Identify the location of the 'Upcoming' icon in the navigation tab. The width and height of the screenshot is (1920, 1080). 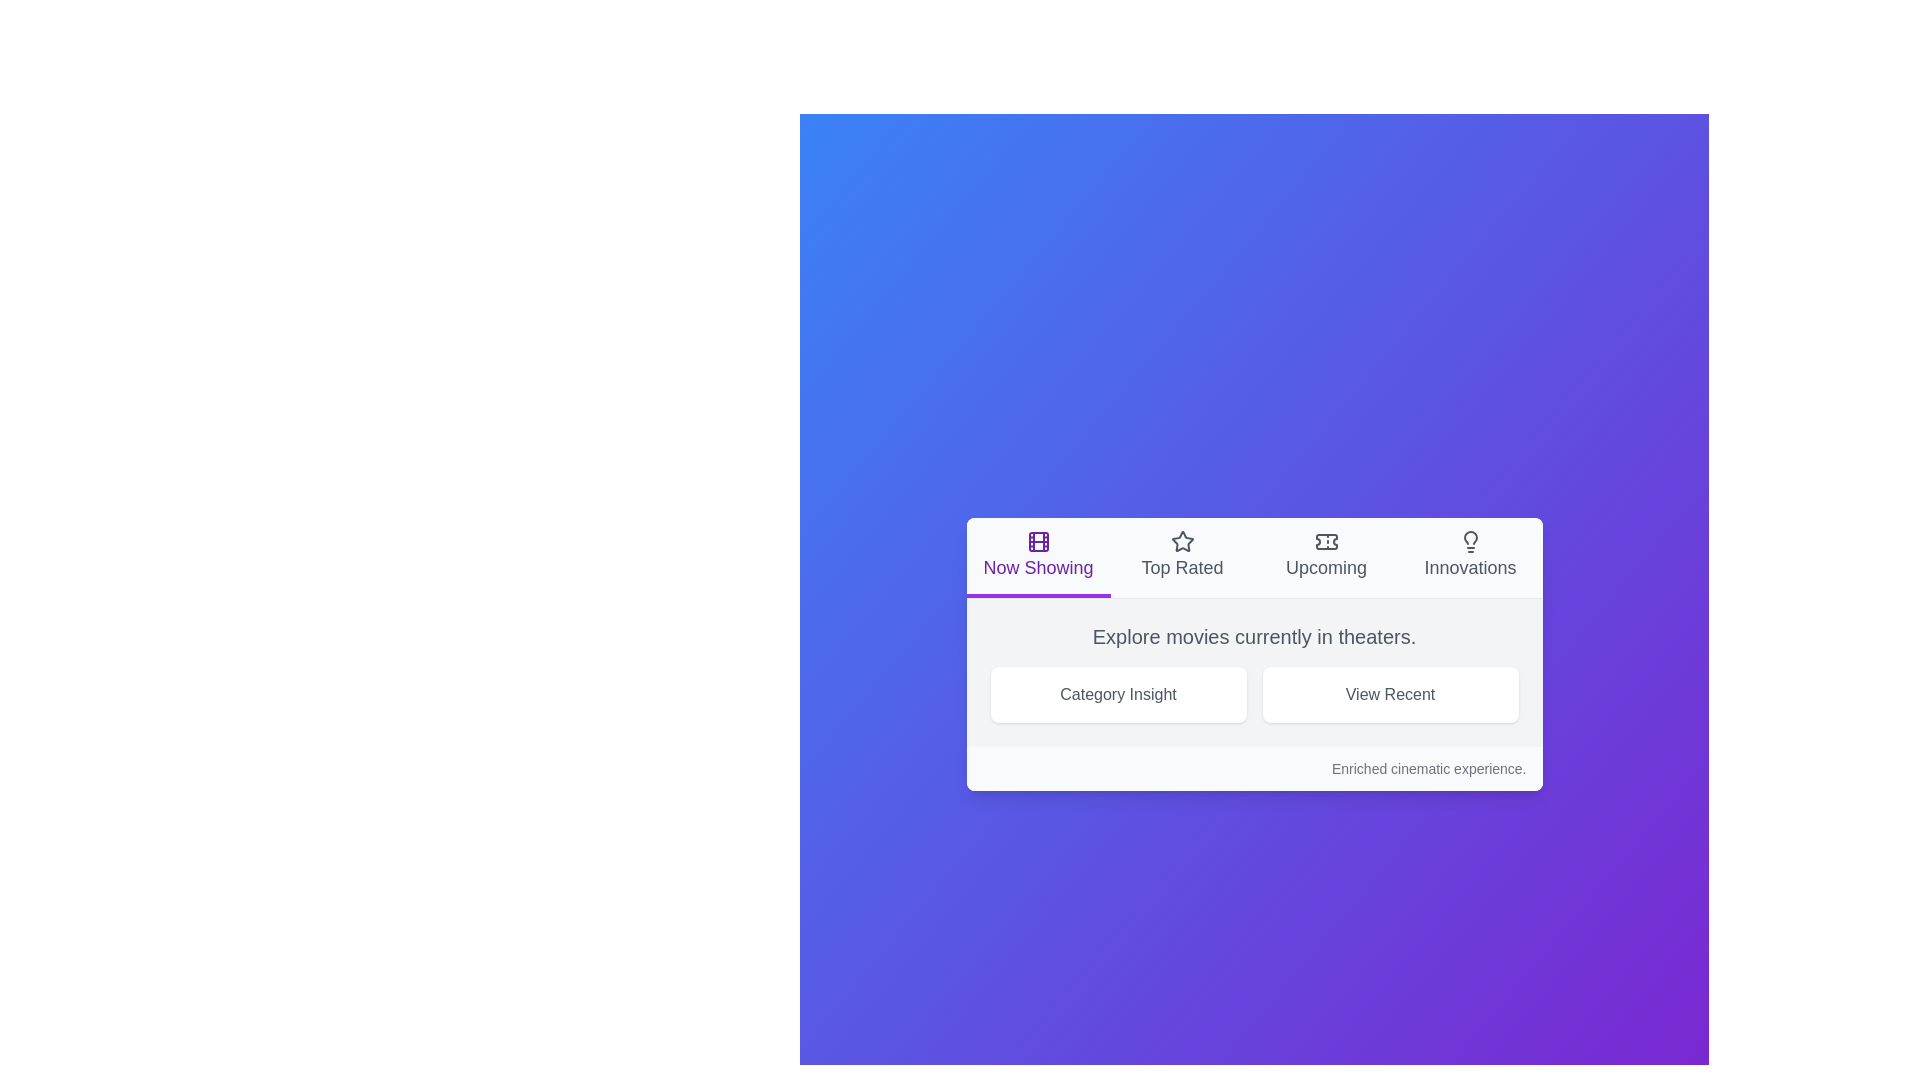
(1326, 541).